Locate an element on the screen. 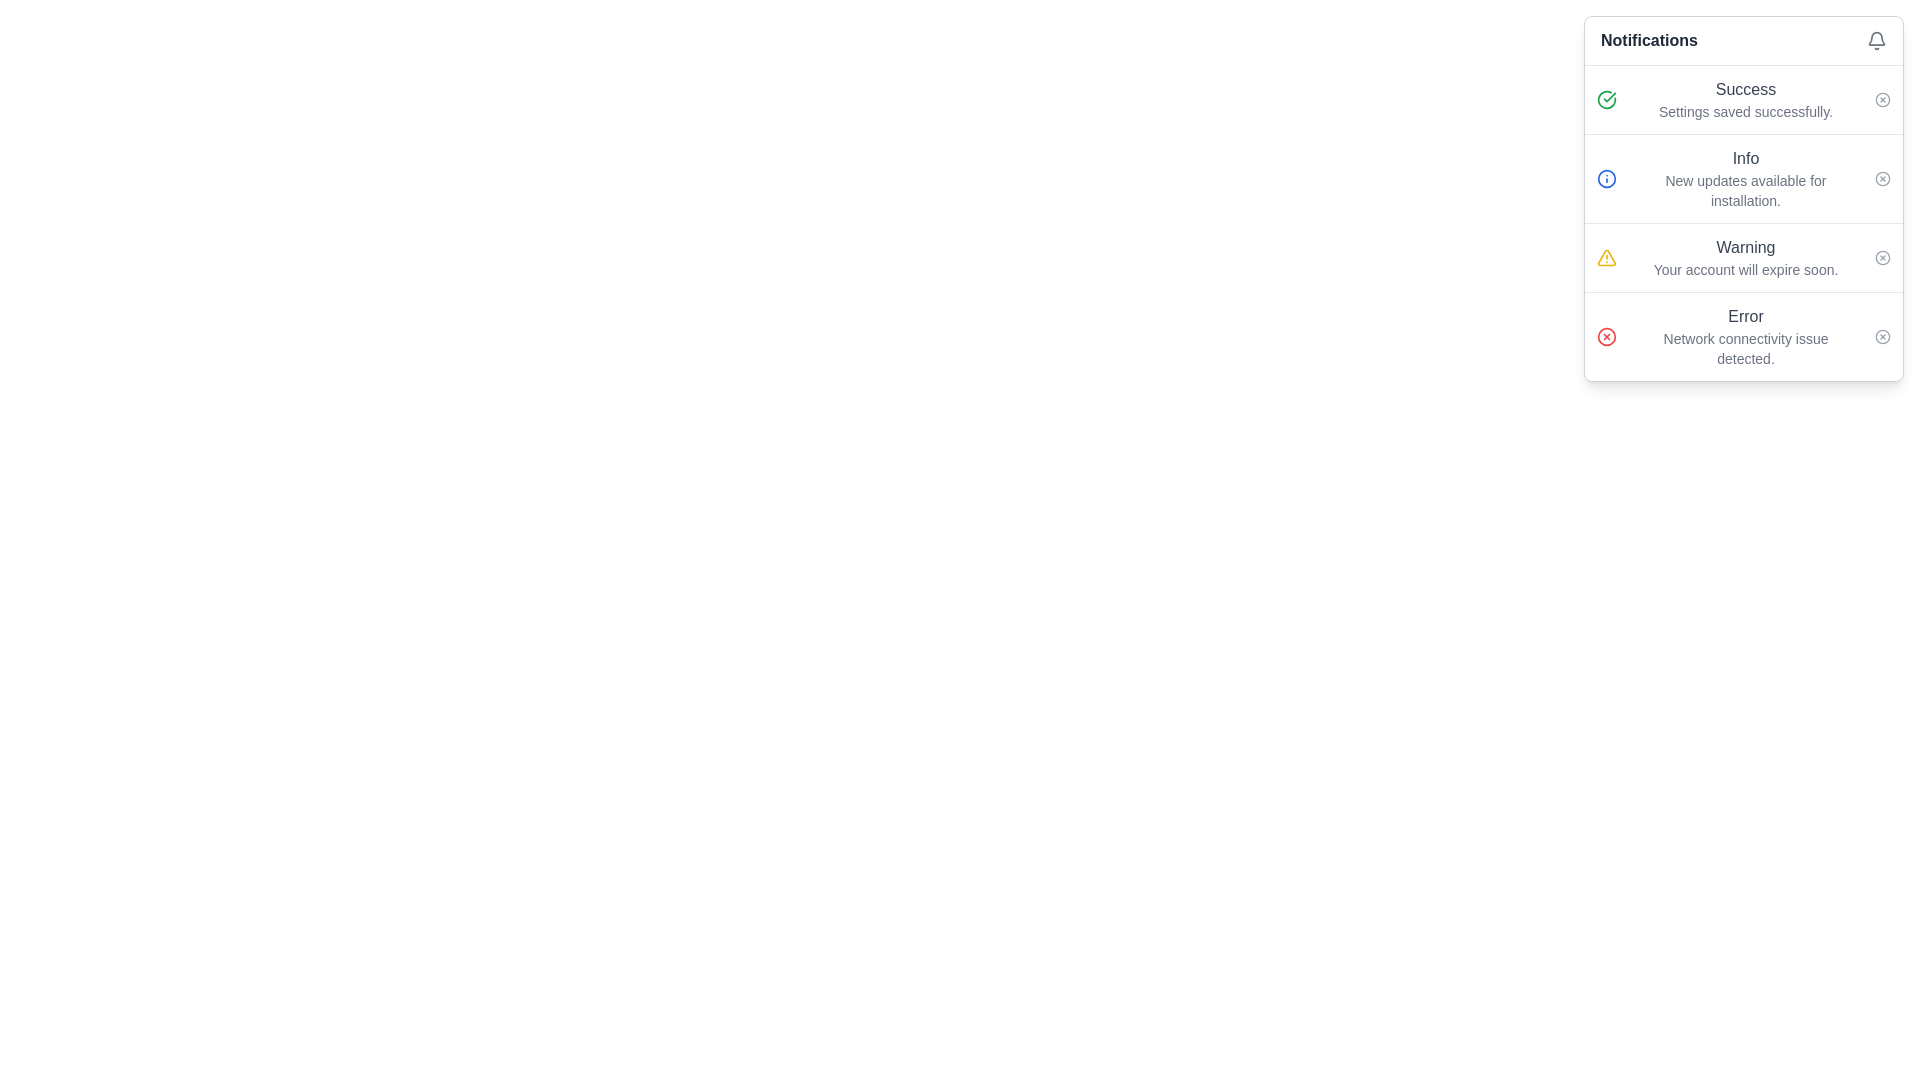 This screenshot has width=1920, height=1080. the warning notification icon located in the third row of the notifications panel, positioned to the left of the text 'Warning: Your account will expire soon.' is located at coordinates (1607, 257).